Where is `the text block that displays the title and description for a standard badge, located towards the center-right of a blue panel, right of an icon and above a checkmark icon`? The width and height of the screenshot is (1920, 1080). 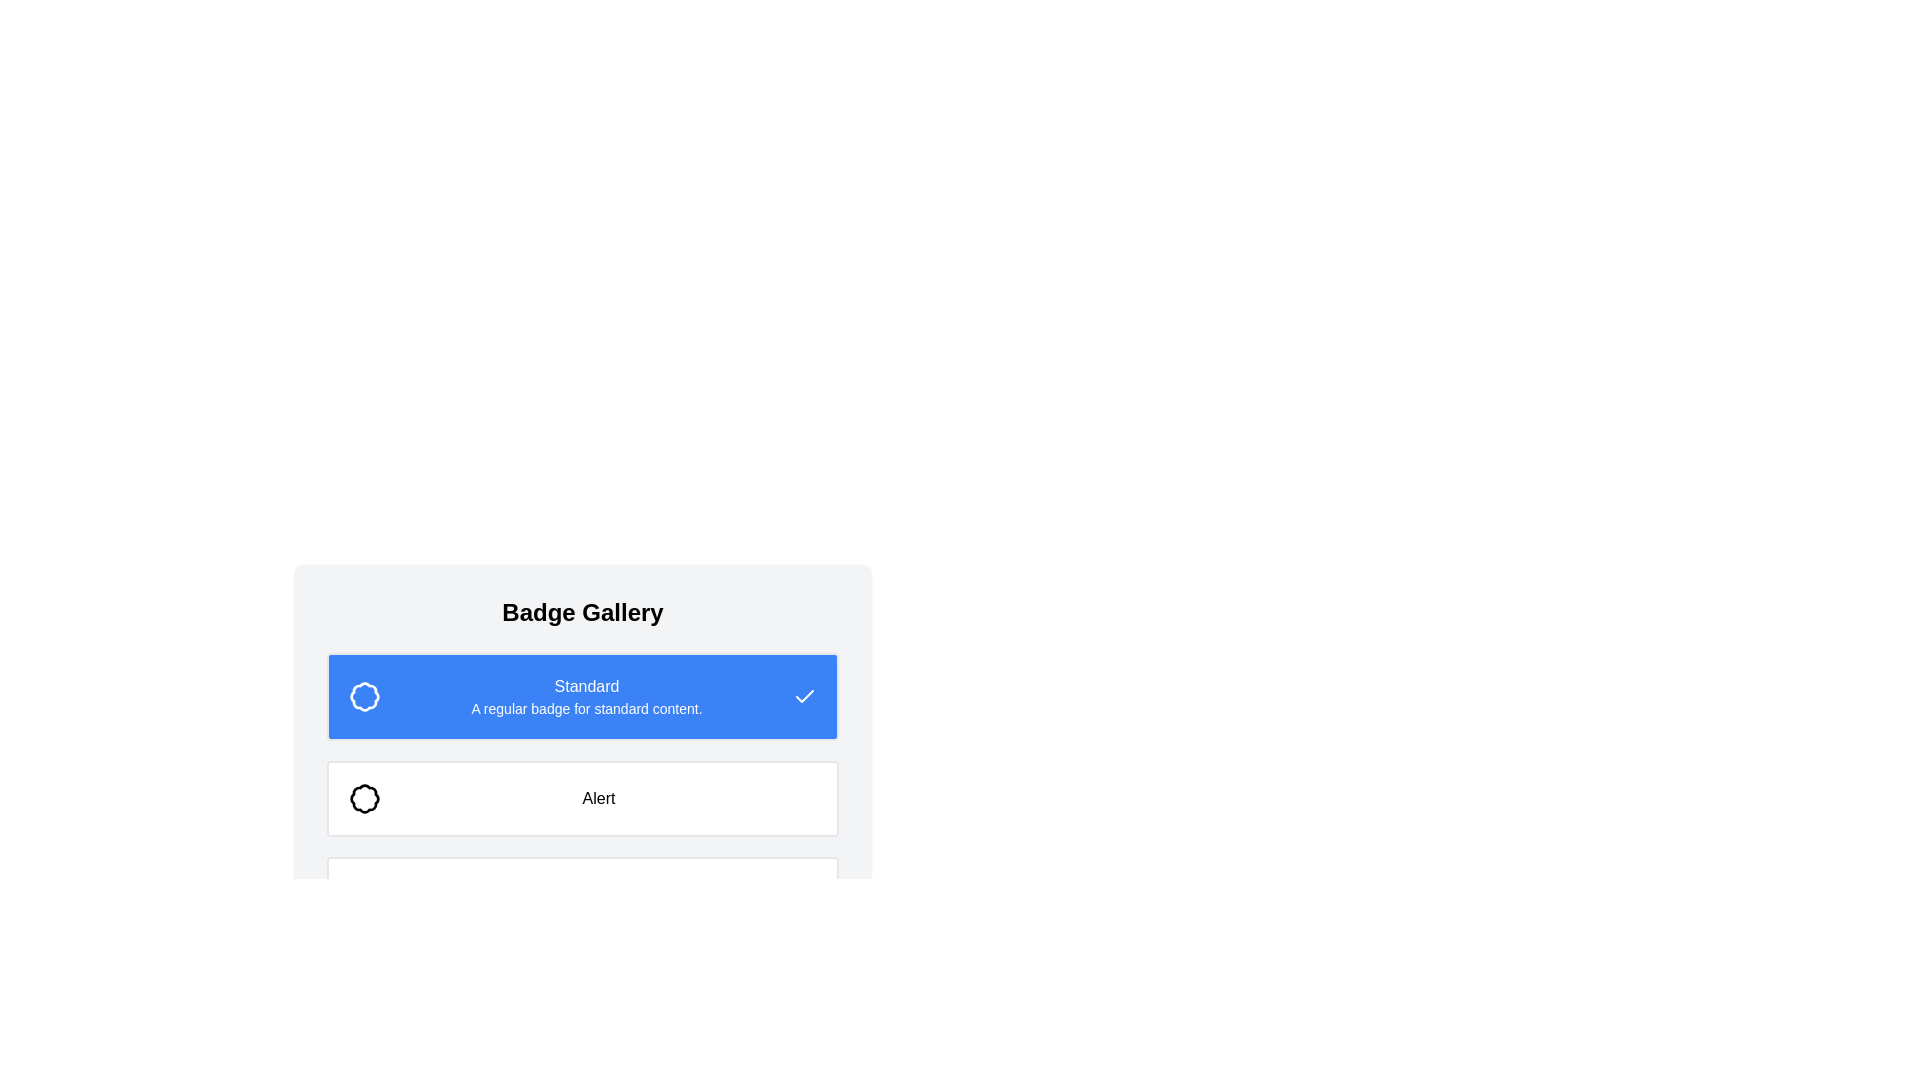 the text block that displays the title and description for a standard badge, located towards the center-right of a blue panel, right of an icon and above a checkmark icon is located at coordinates (585, 696).